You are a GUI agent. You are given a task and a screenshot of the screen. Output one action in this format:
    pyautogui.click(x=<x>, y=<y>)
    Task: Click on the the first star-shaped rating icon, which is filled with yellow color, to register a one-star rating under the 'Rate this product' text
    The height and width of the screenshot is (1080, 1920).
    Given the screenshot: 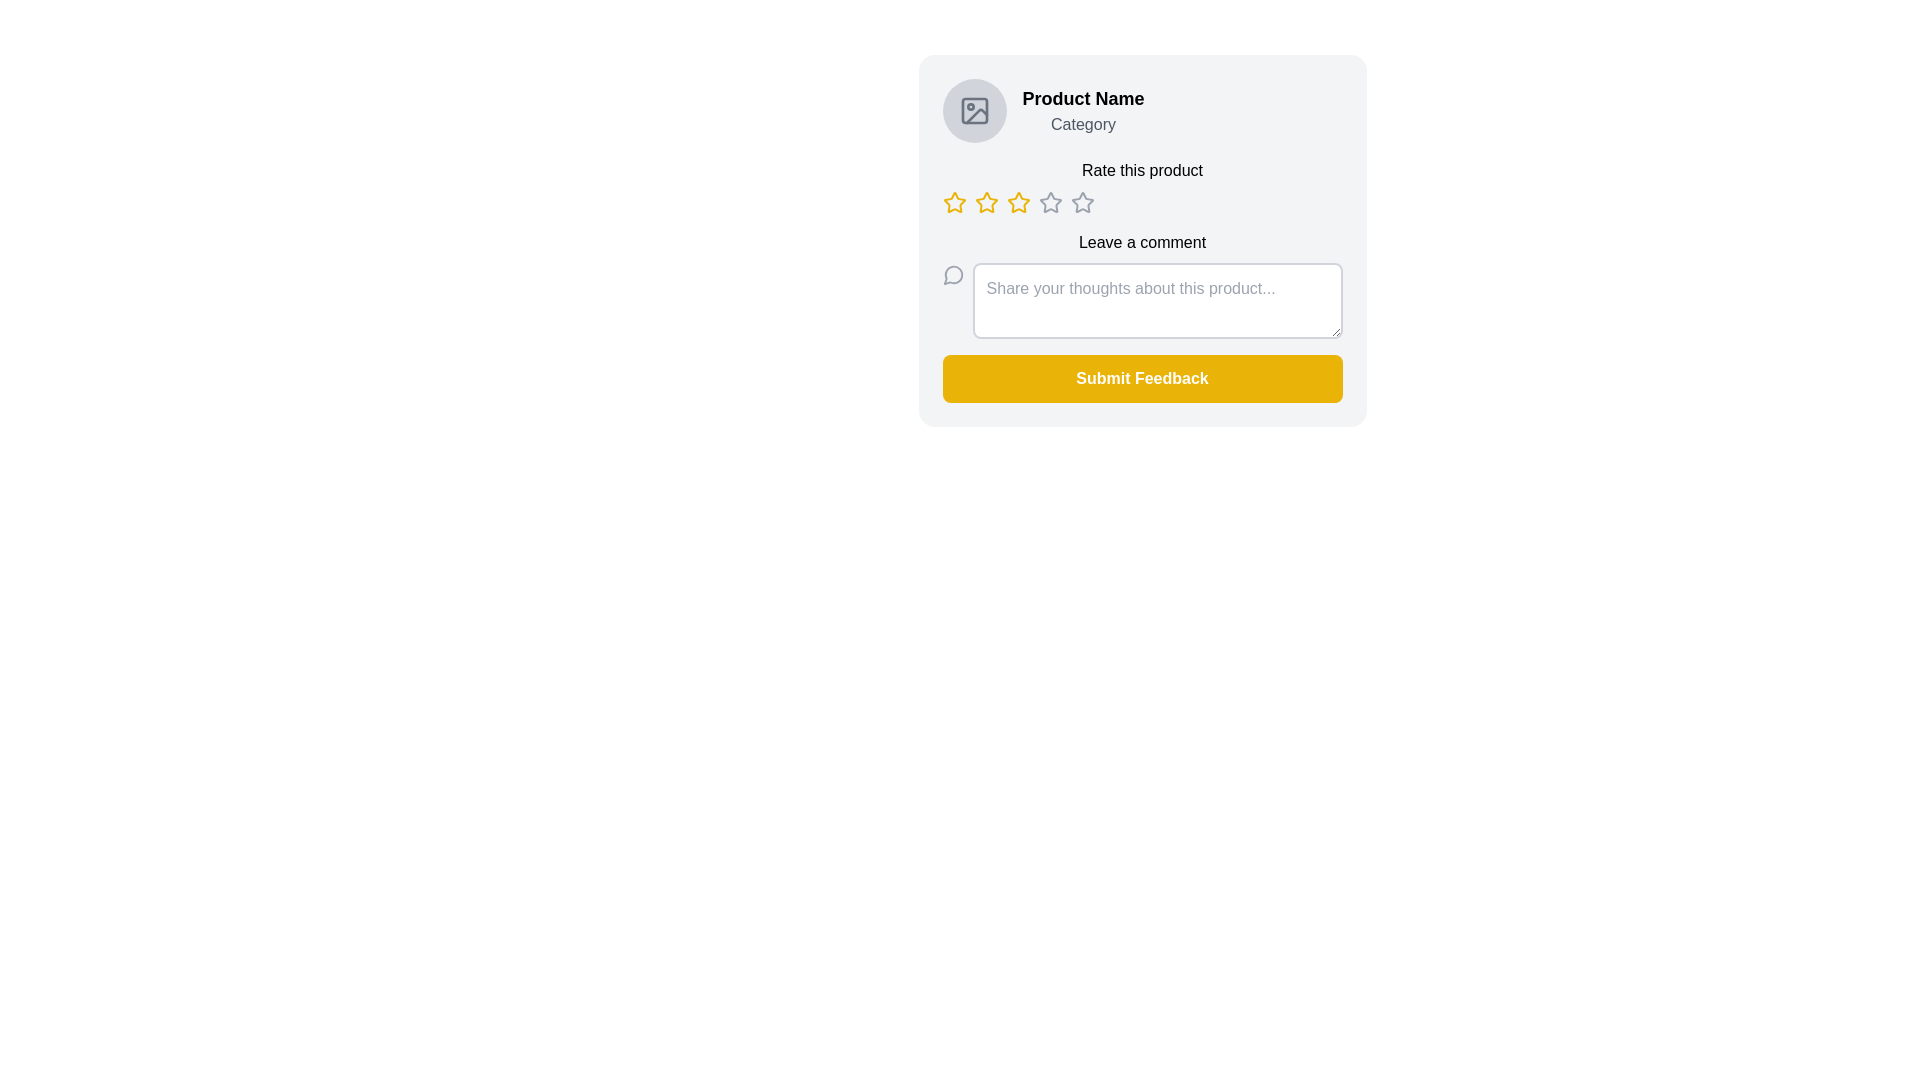 What is the action you would take?
    pyautogui.click(x=953, y=202)
    